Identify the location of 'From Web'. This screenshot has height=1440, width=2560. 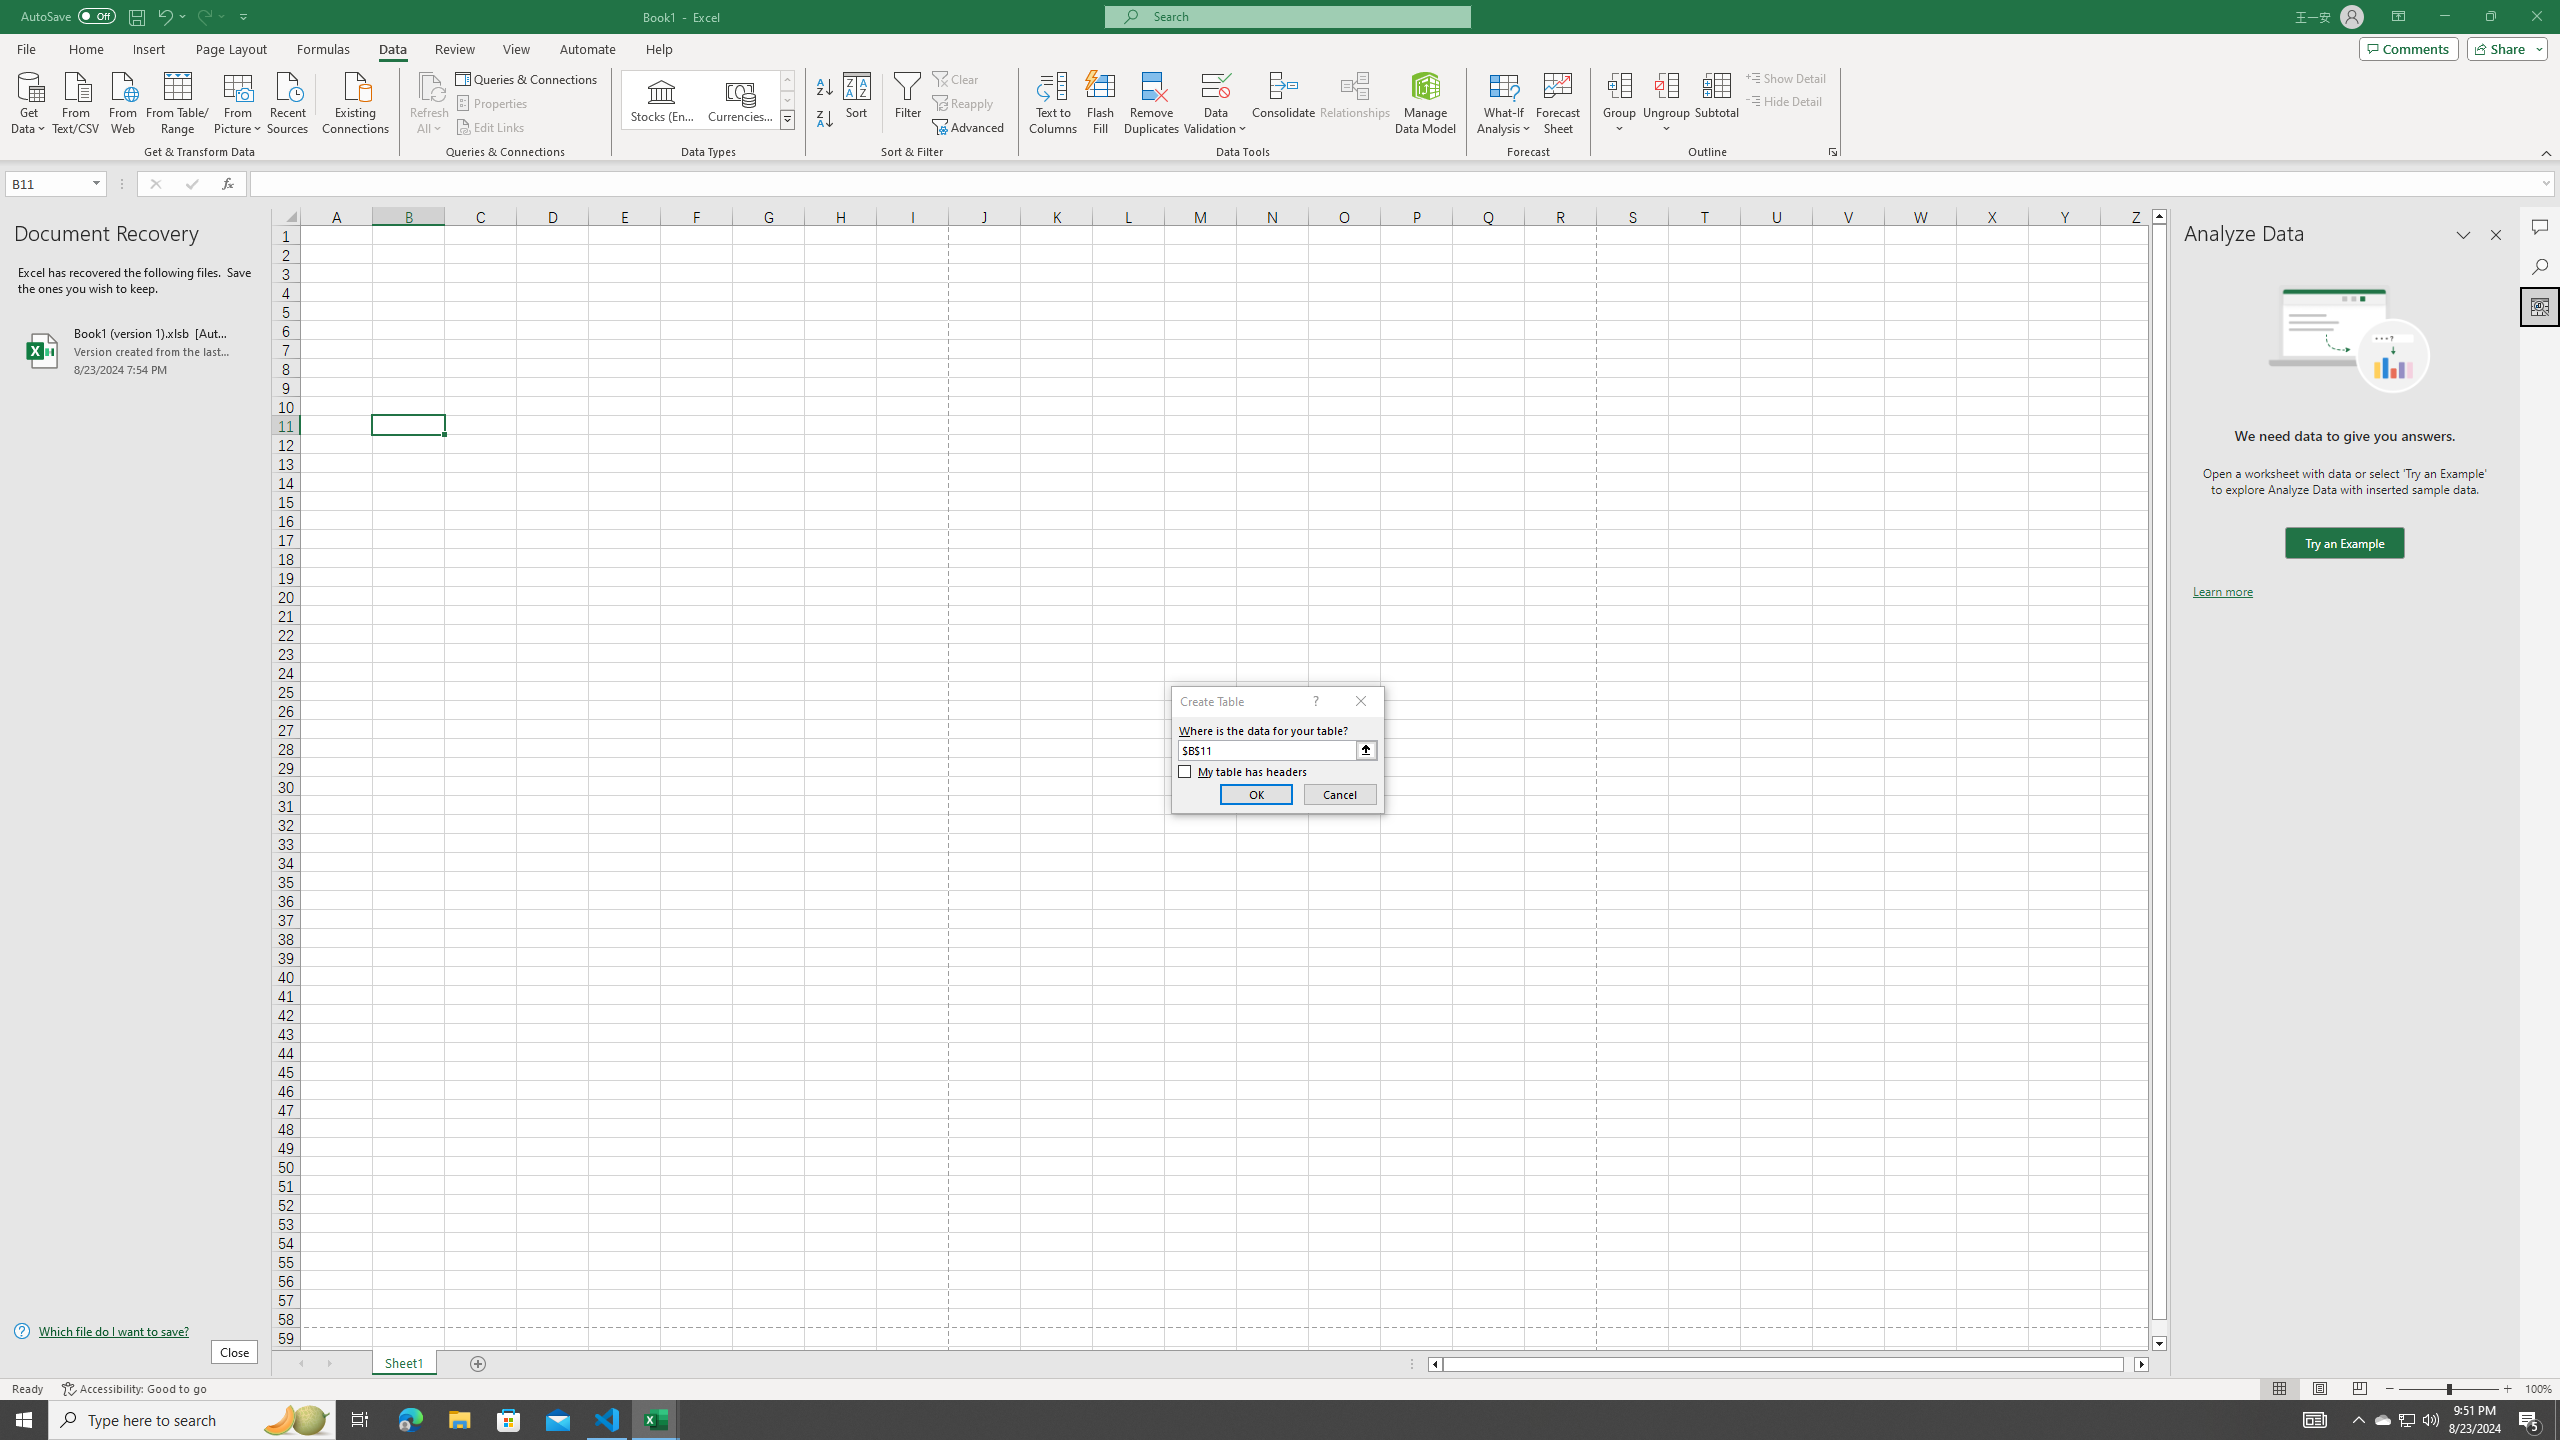
(122, 100).